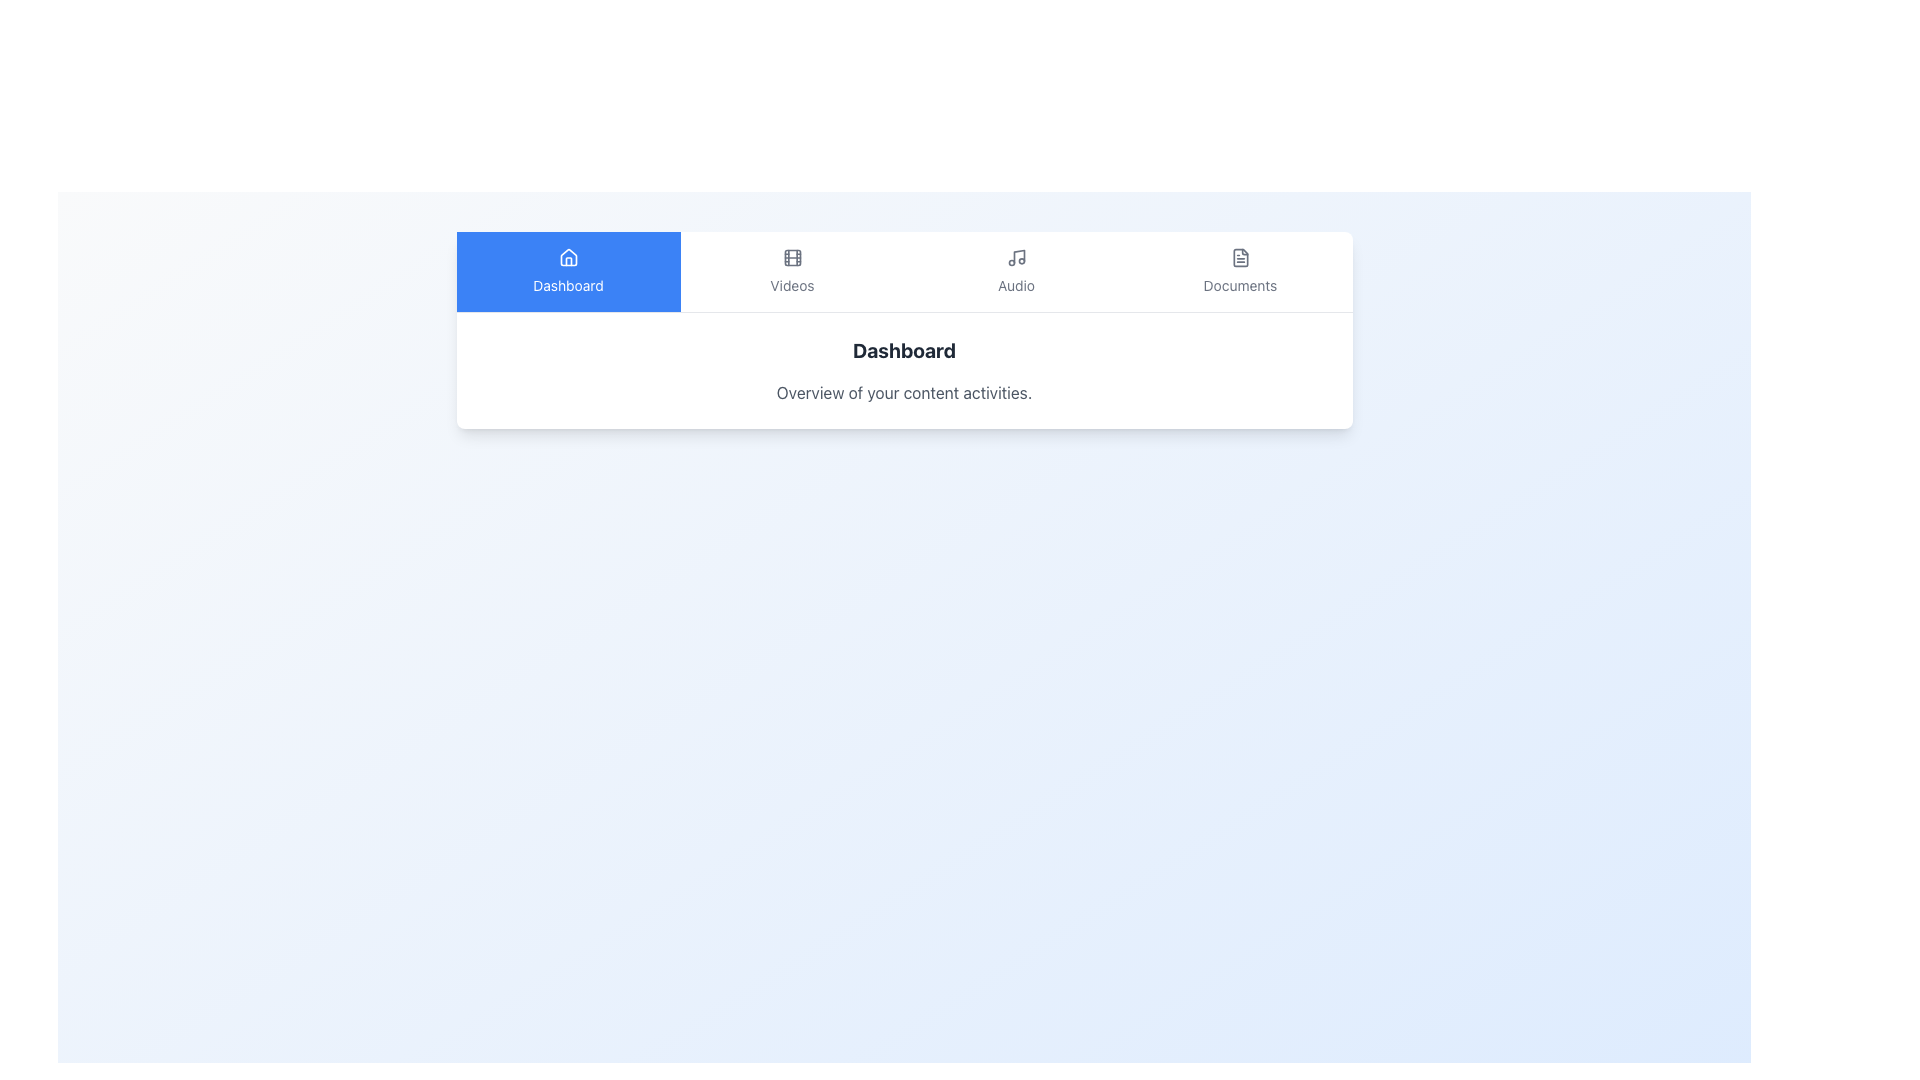  What do you see at coordinates (1239, 272) in the screenshot?
I see `the 'Documents' navigation button, the fourth item in the horizontal navigation bar, to change its color` at bounding box center [1239, 272].